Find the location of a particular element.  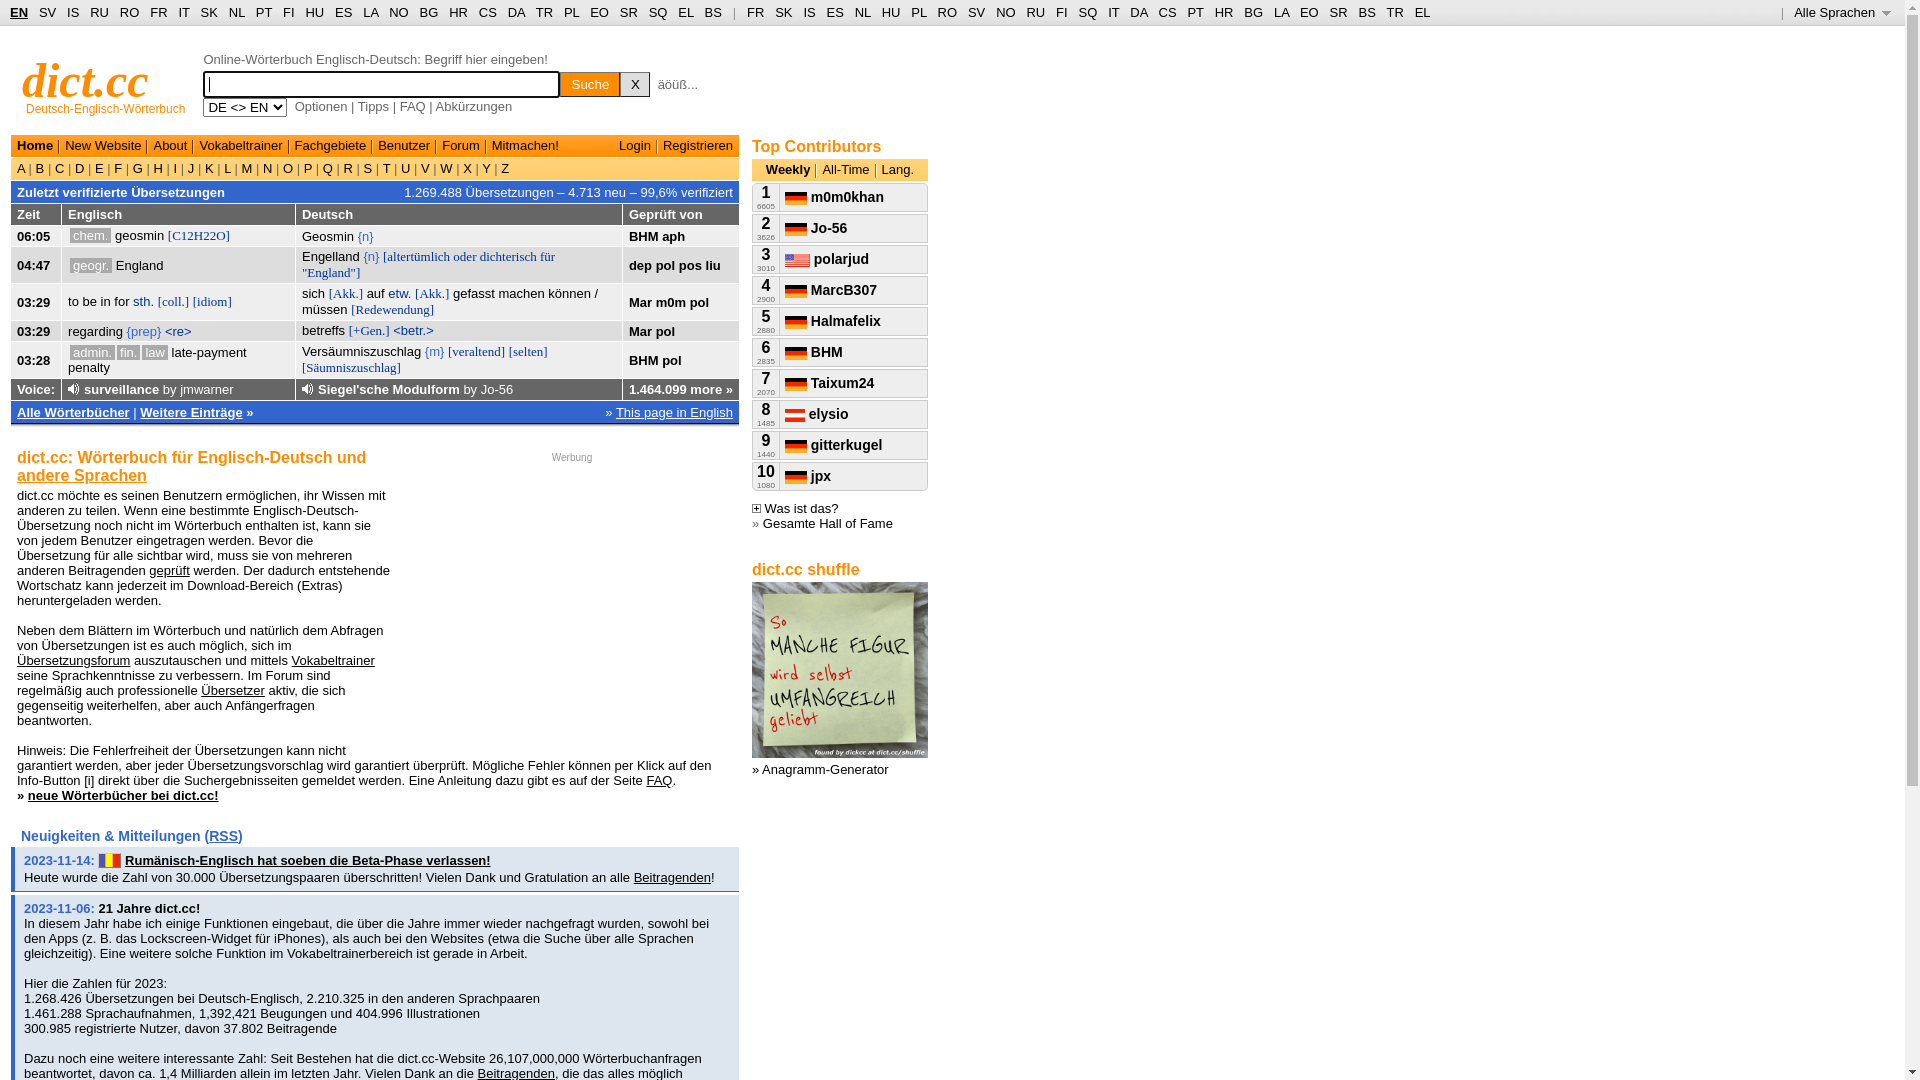

'PT' is located at coordinates (1195, 12).